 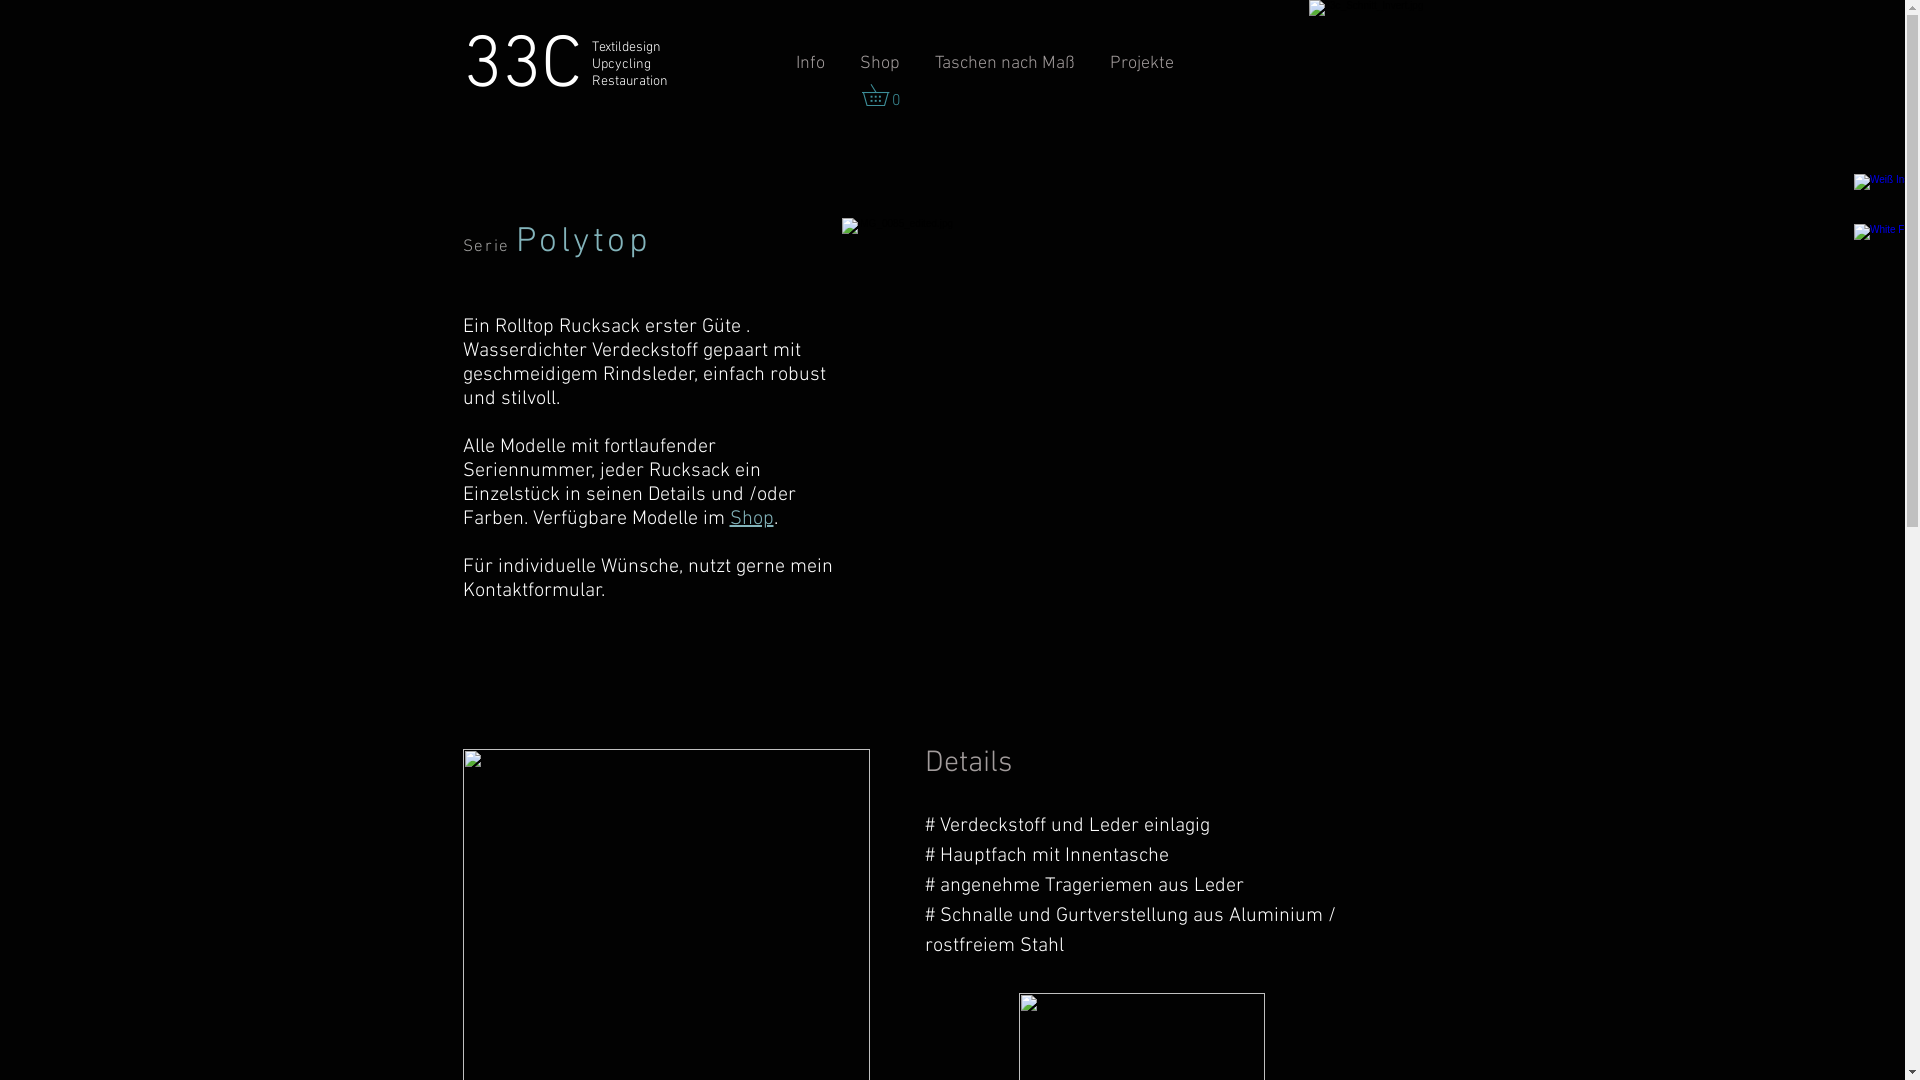 I want to click on '0', so click(x=885, y=95).